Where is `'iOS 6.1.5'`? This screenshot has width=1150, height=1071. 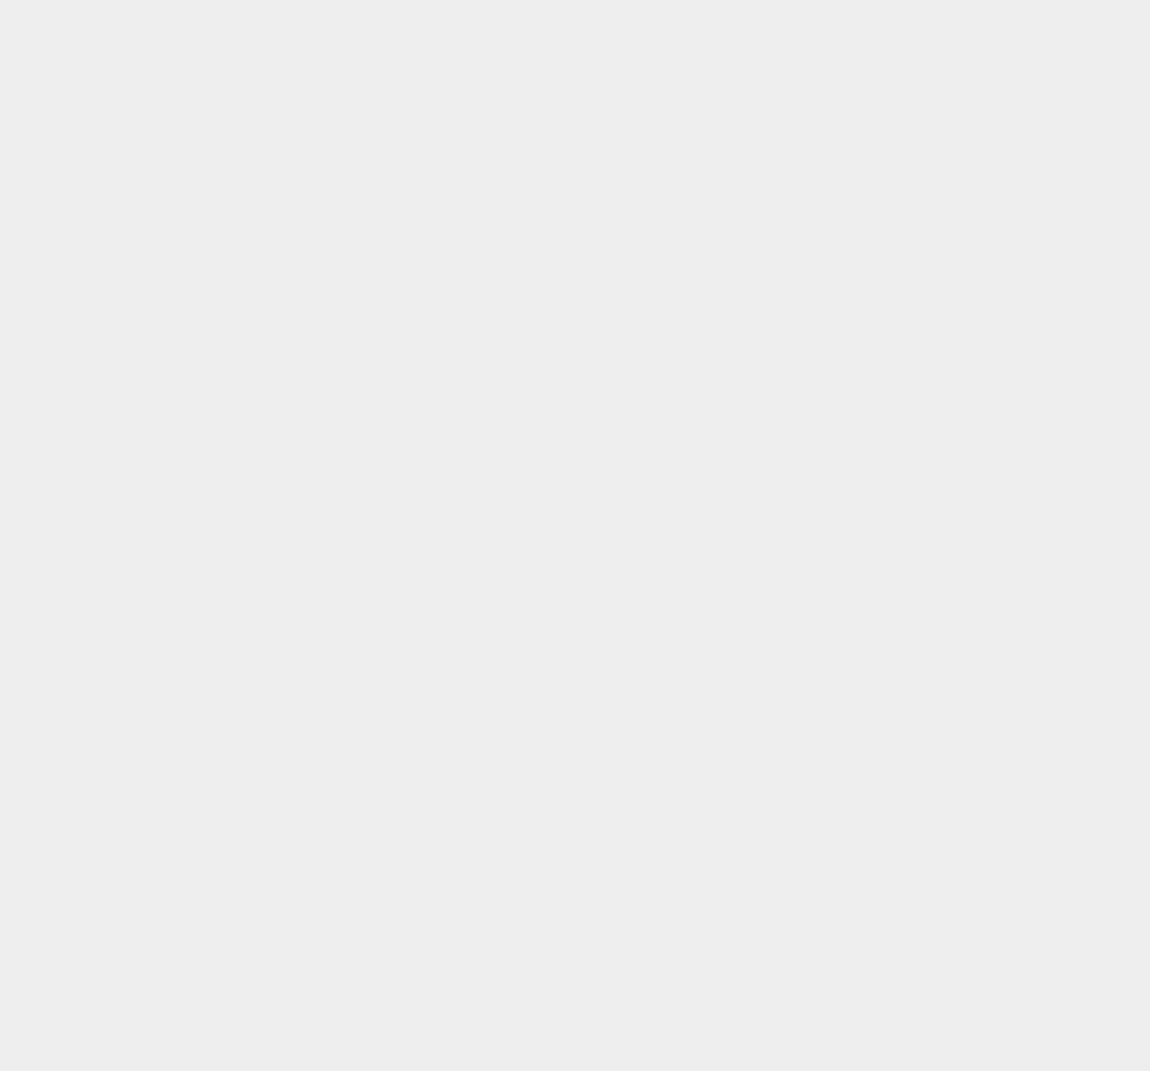
'iOS 6.1.5' is located at coordinates (839, 349).